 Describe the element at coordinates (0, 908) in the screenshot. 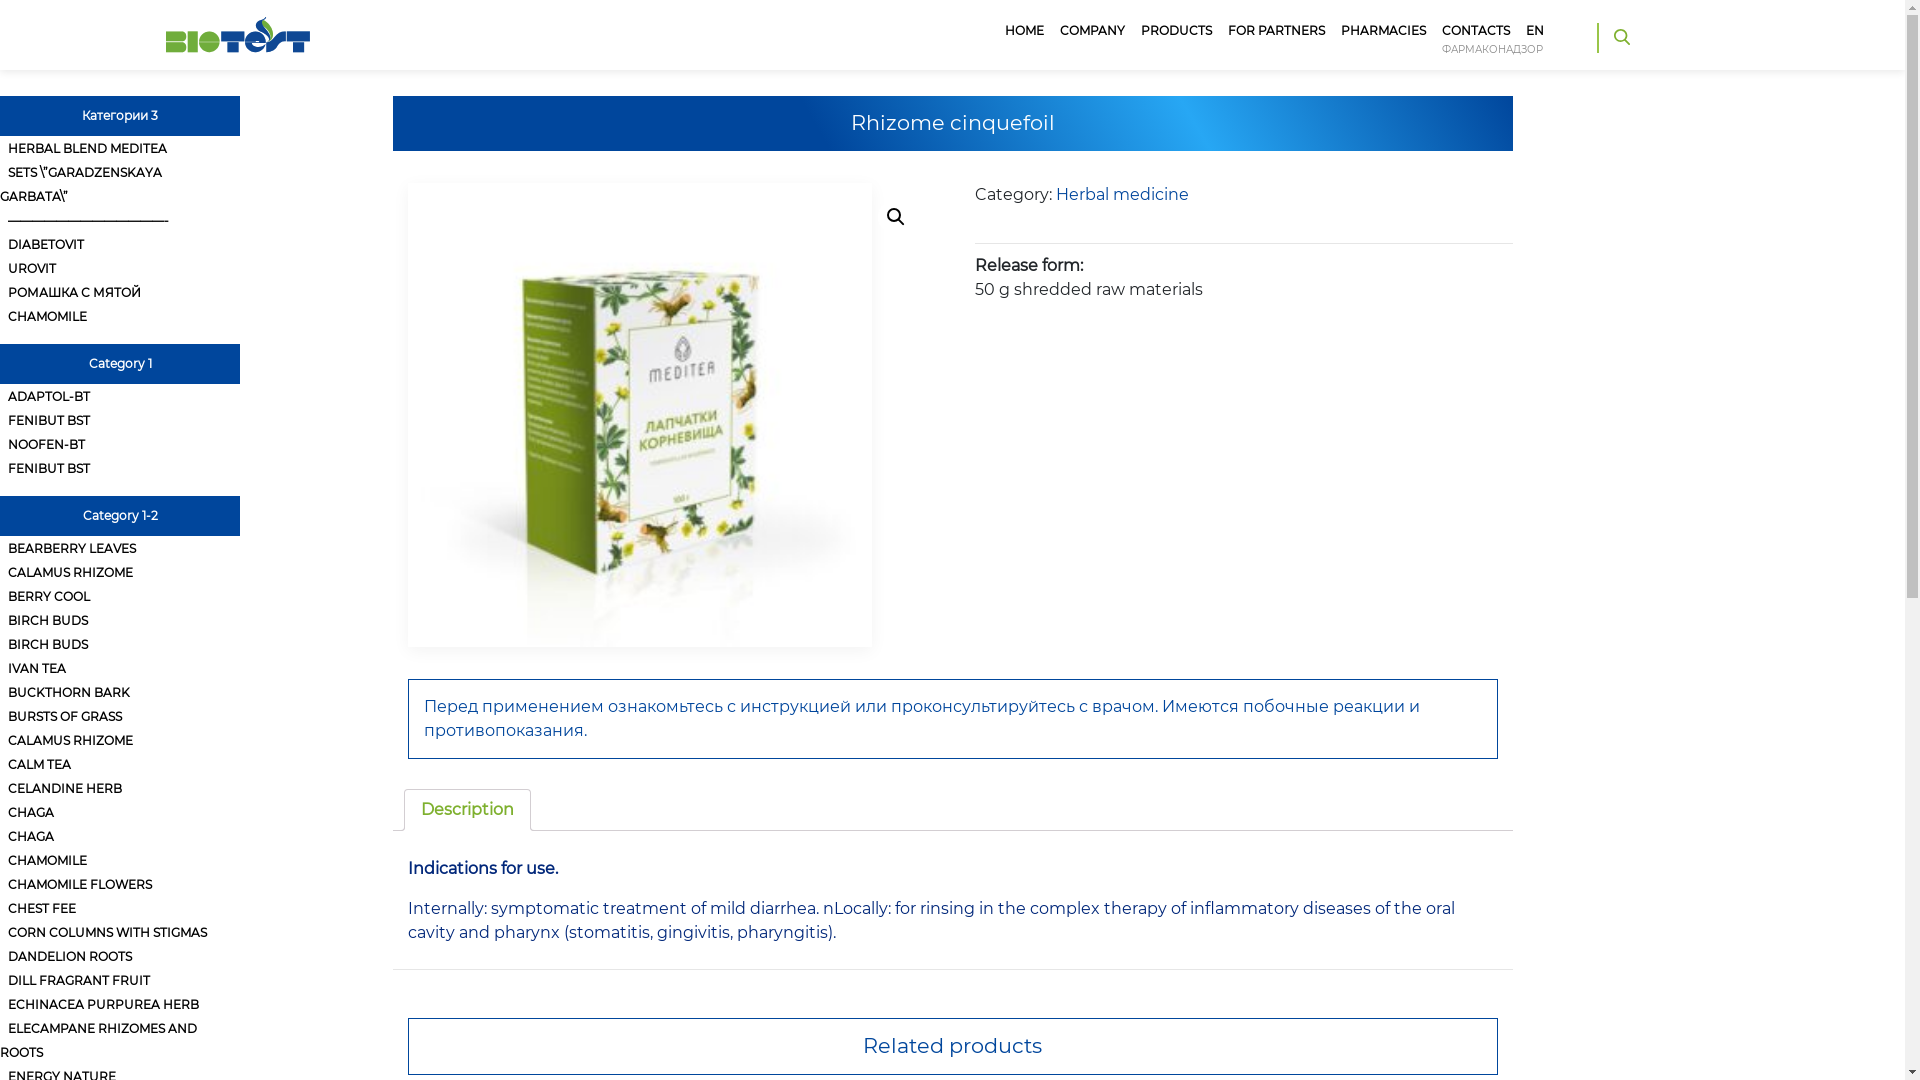

I see `'CHEST FEE'` at that location.